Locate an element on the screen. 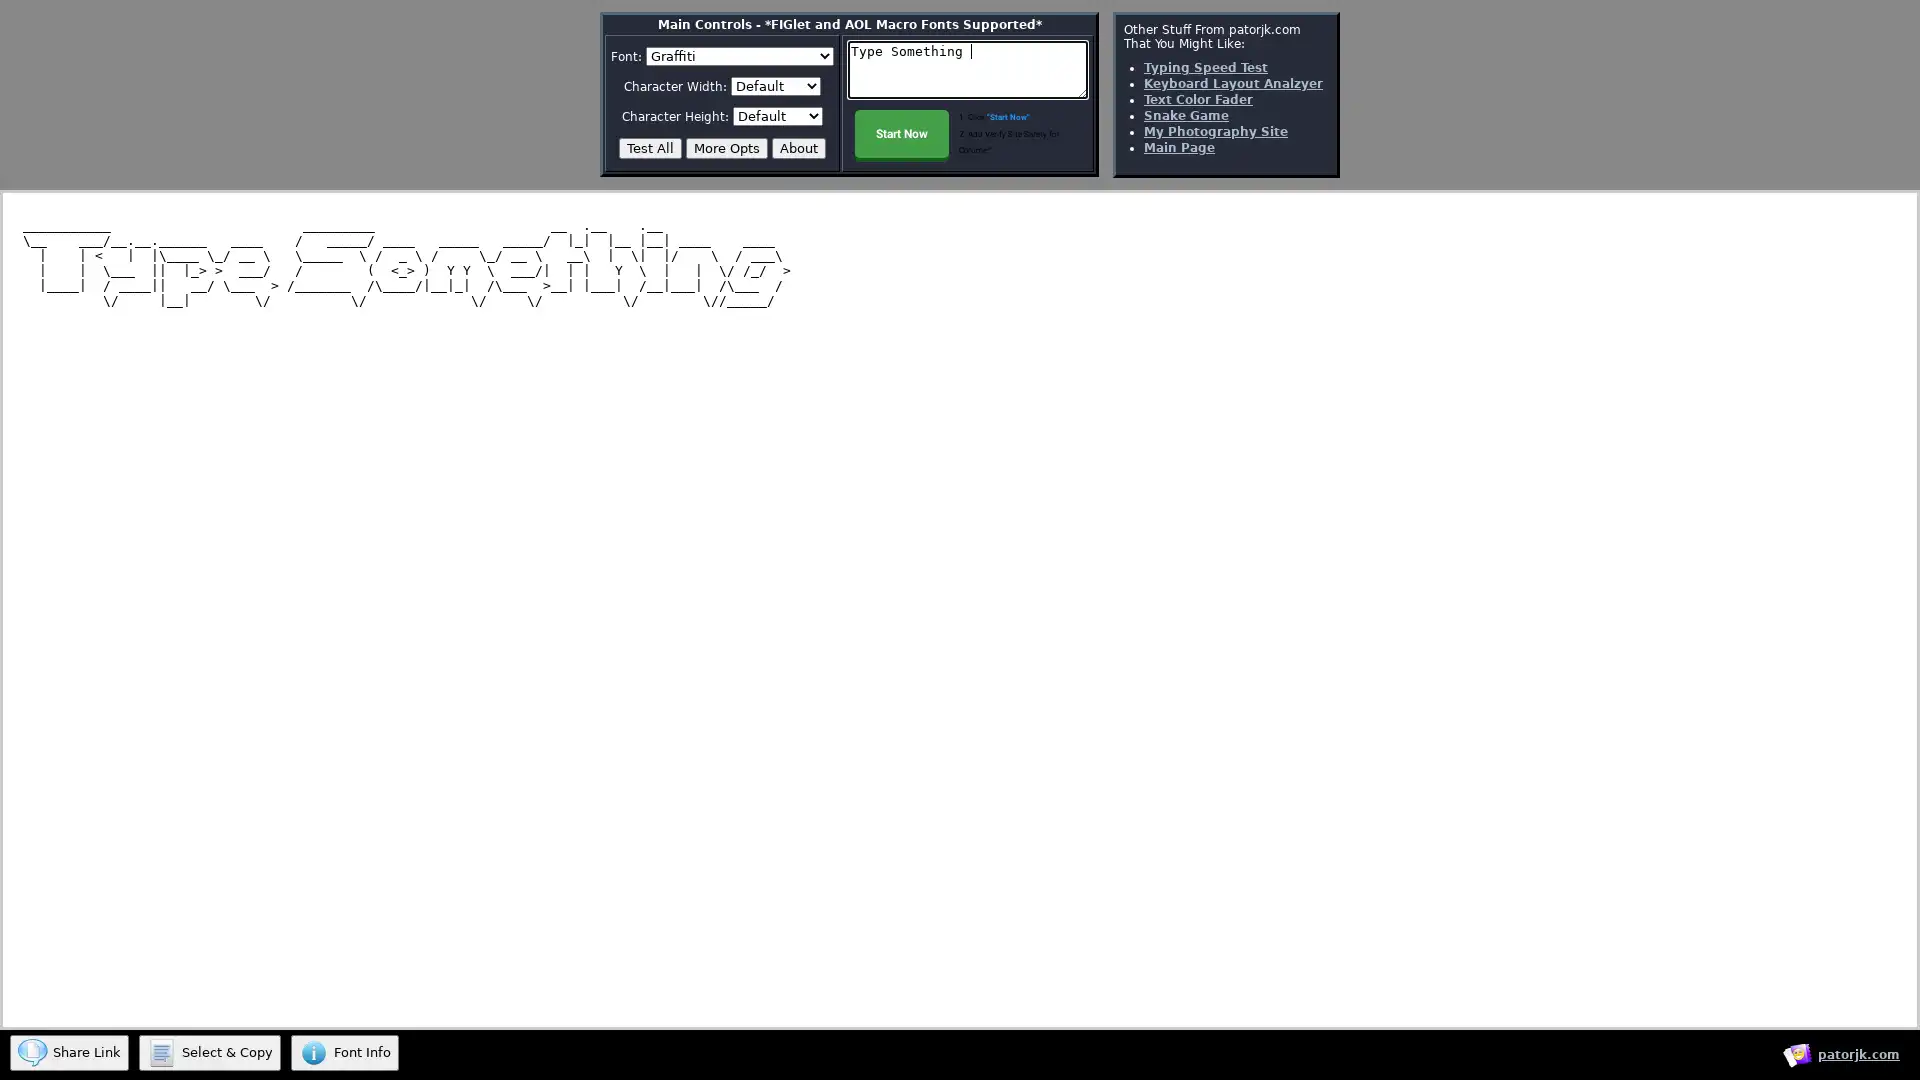 This screenshot has width=1920, height=1080. Share Link is located at coordinates (69, 1052).